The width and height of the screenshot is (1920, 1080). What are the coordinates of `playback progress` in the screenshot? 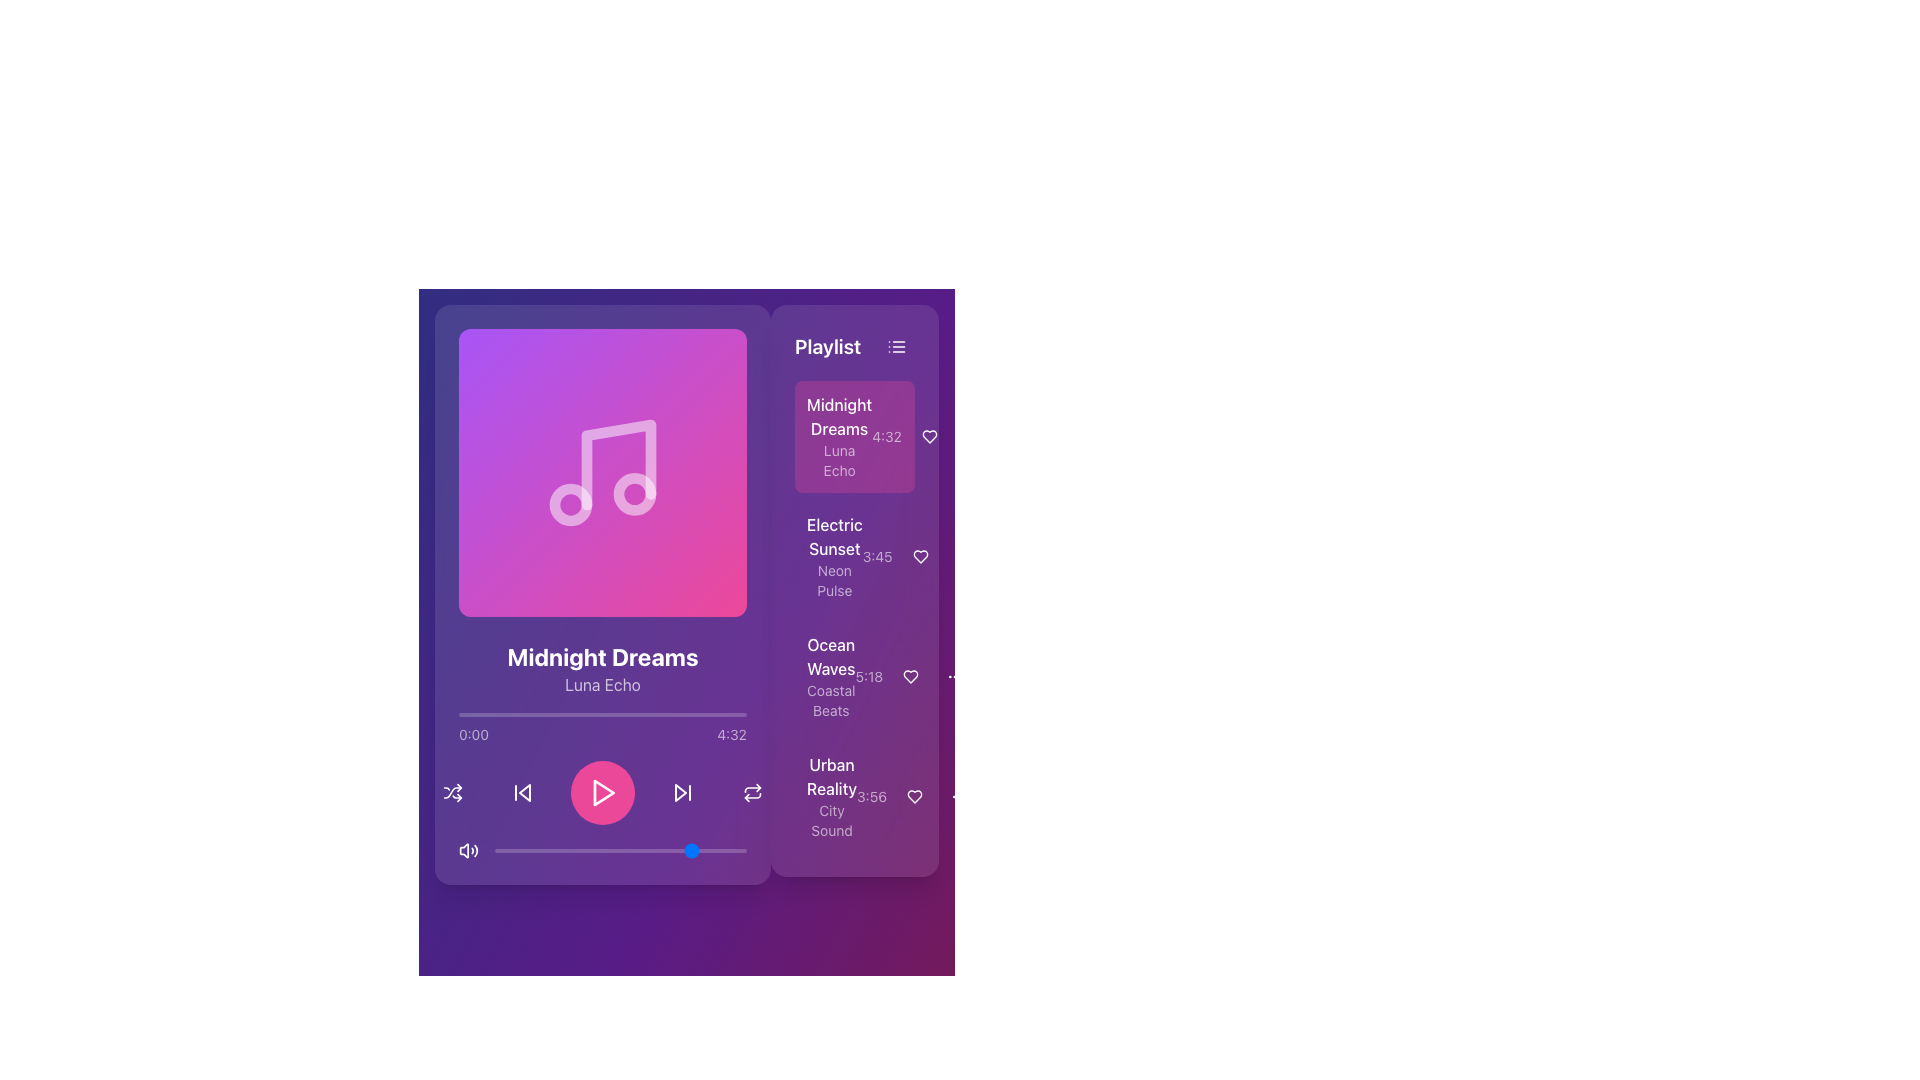 It's located at (630, 851).